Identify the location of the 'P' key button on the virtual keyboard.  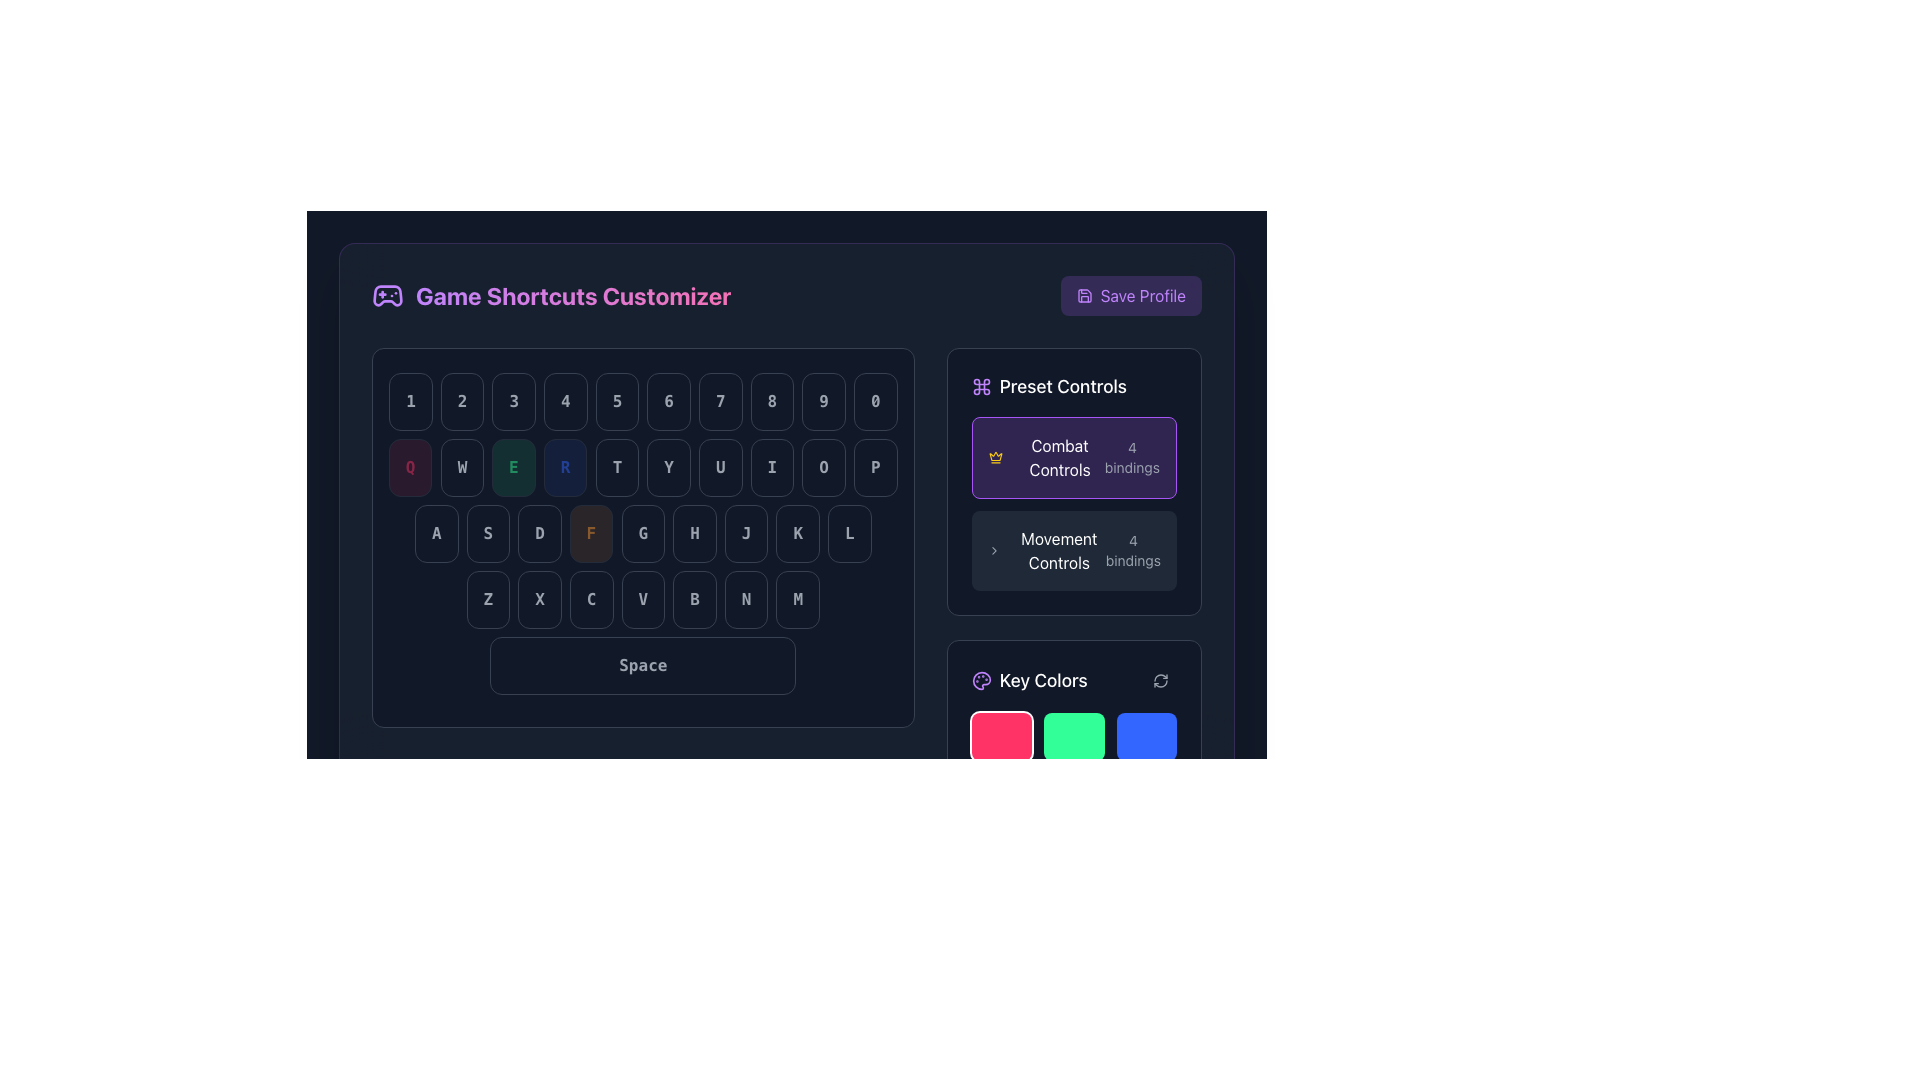
(875, 467).